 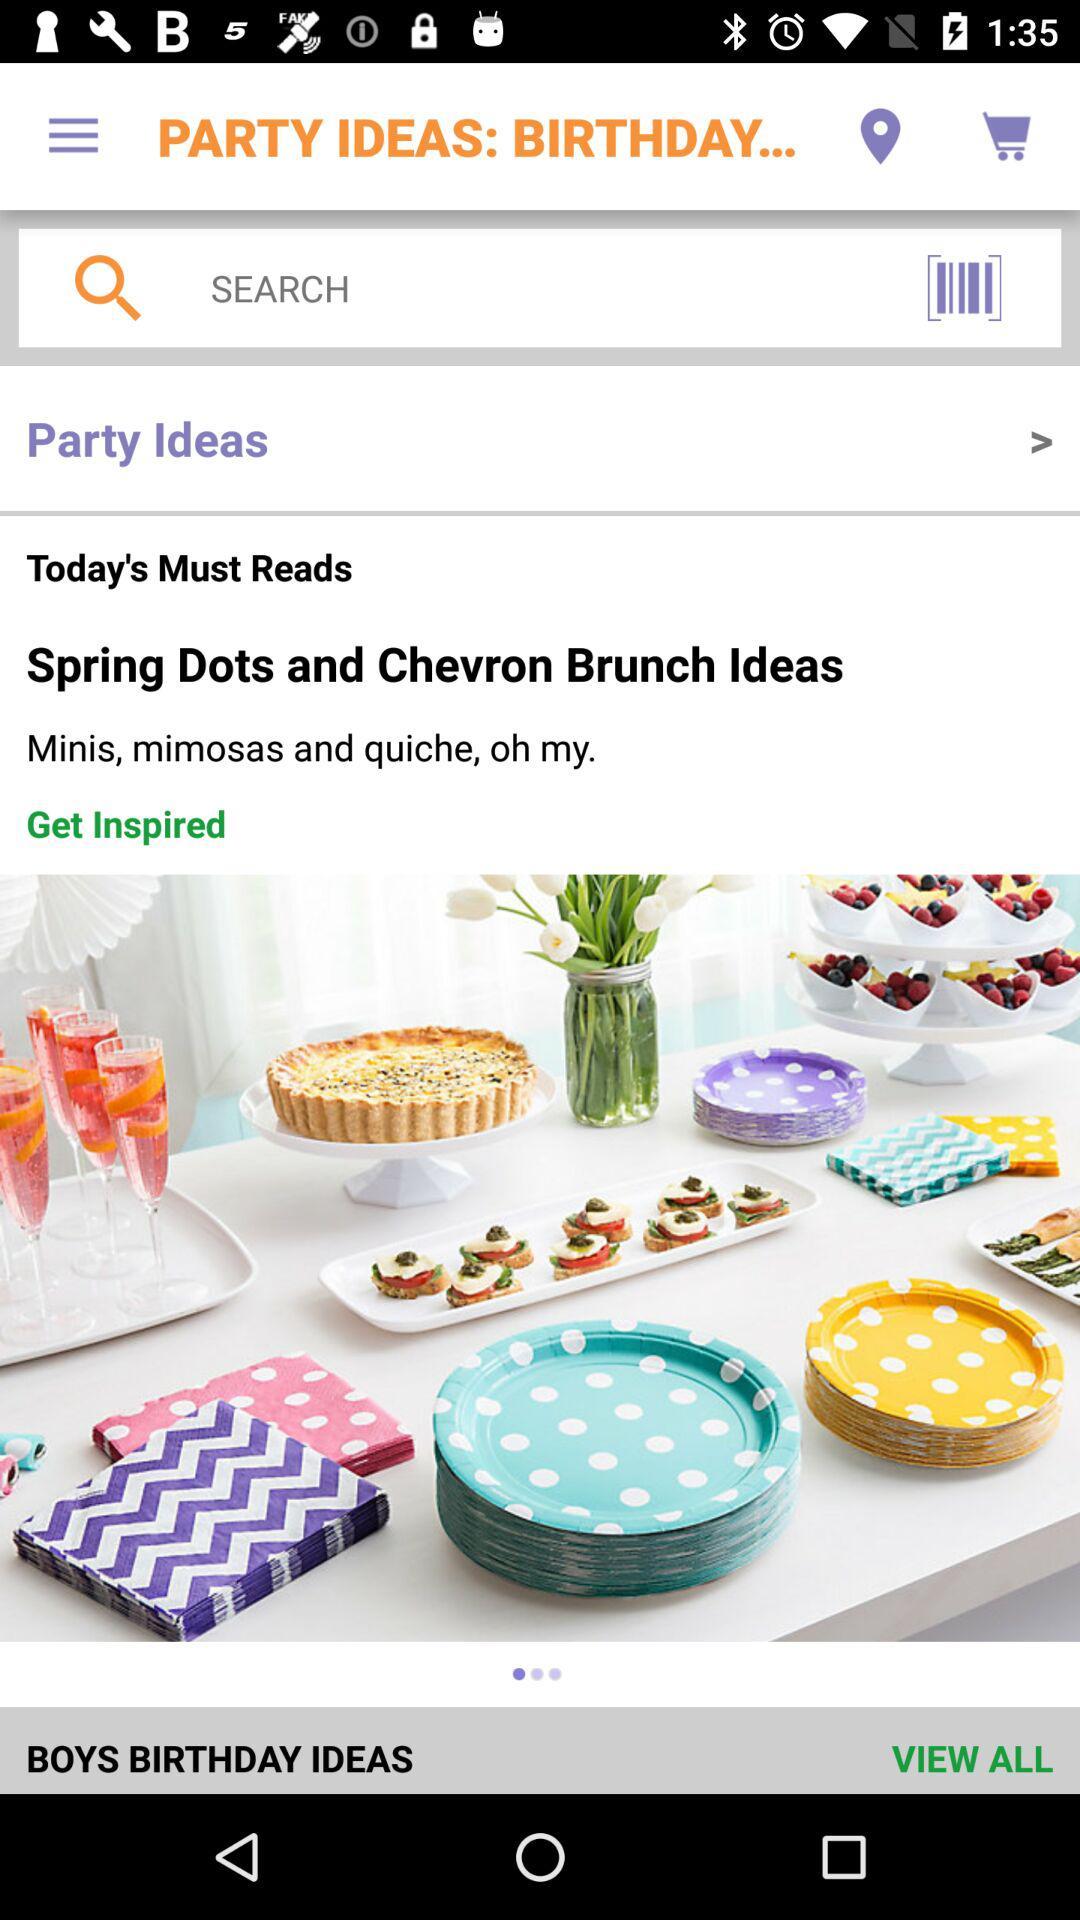 What do you see at coordinates (540, 746) in the screenshot?
I see `the minis mimosas and icon` at bounding box center [540, 746].